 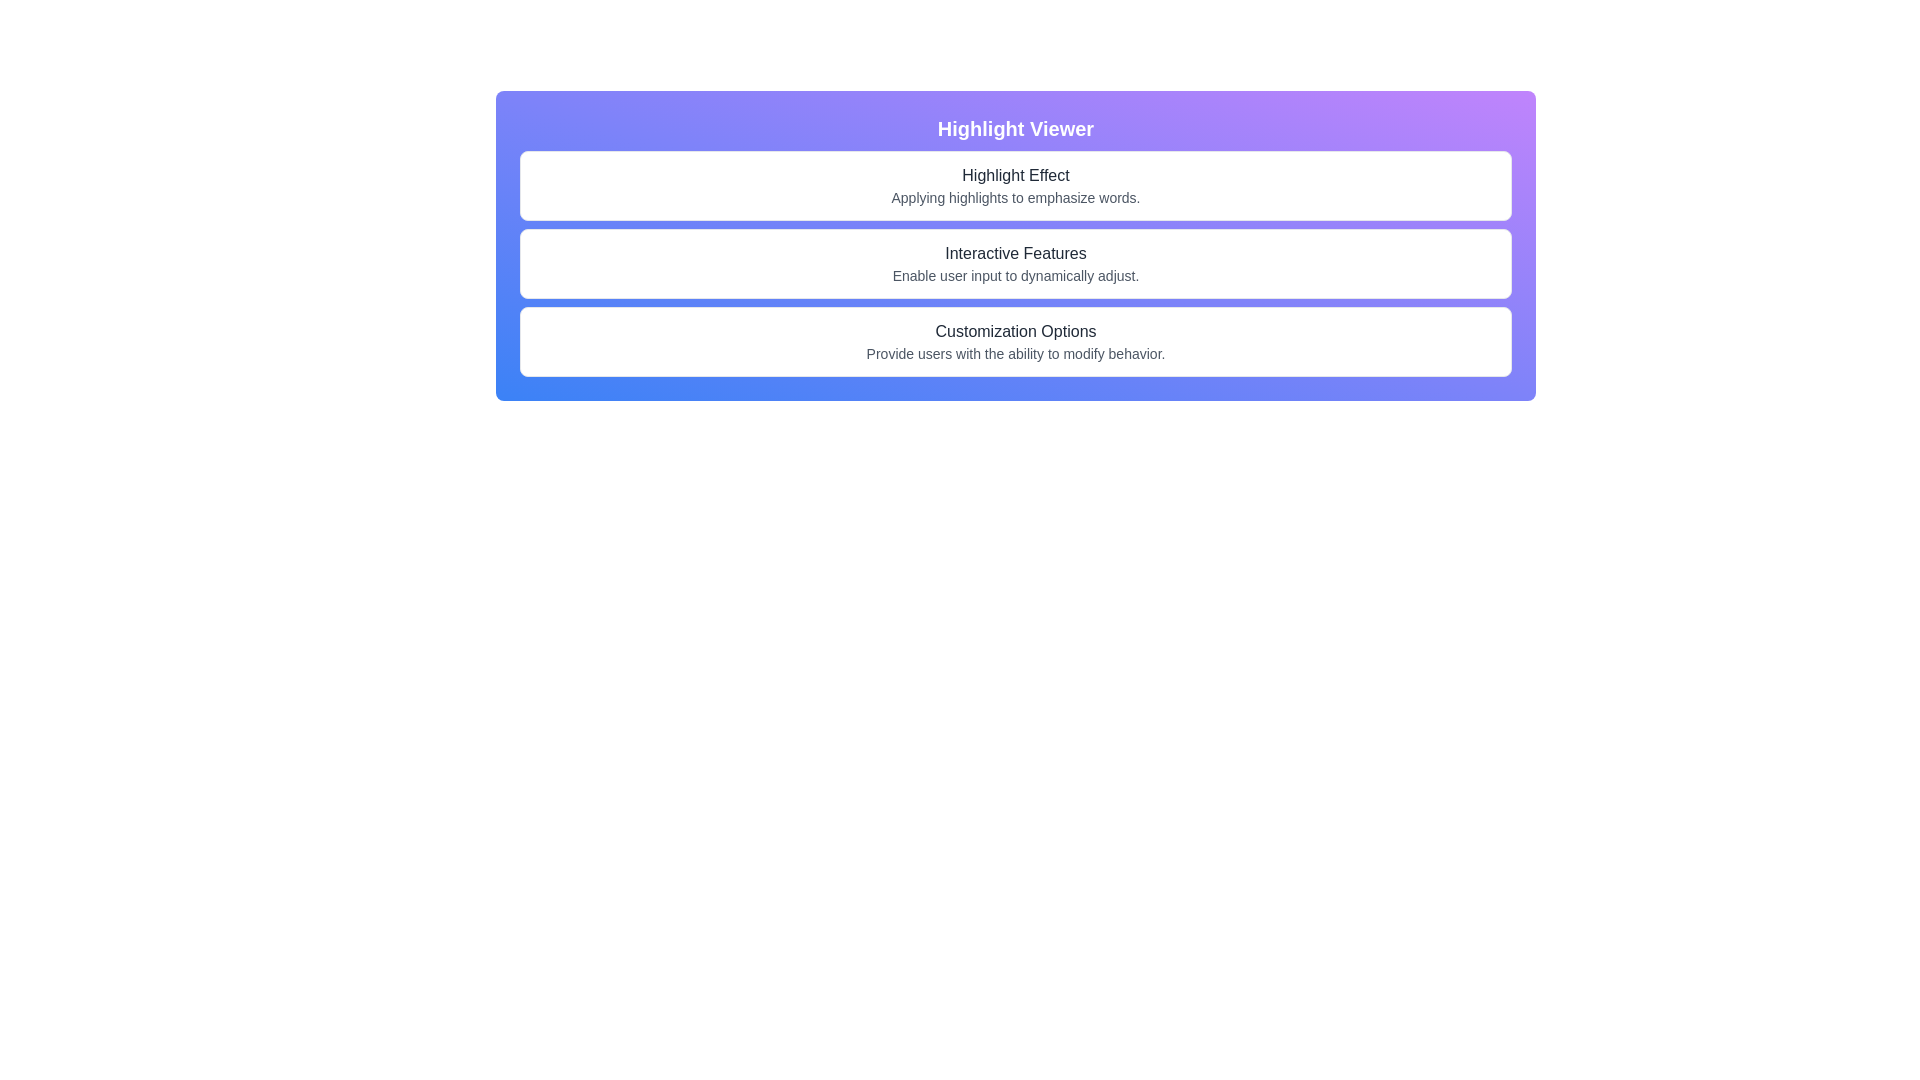 I want to click on the last 'e' in the word 'Features' in the 'Interactive Features' text displayed in the second section of the interface, so click(x=1037, y=252).